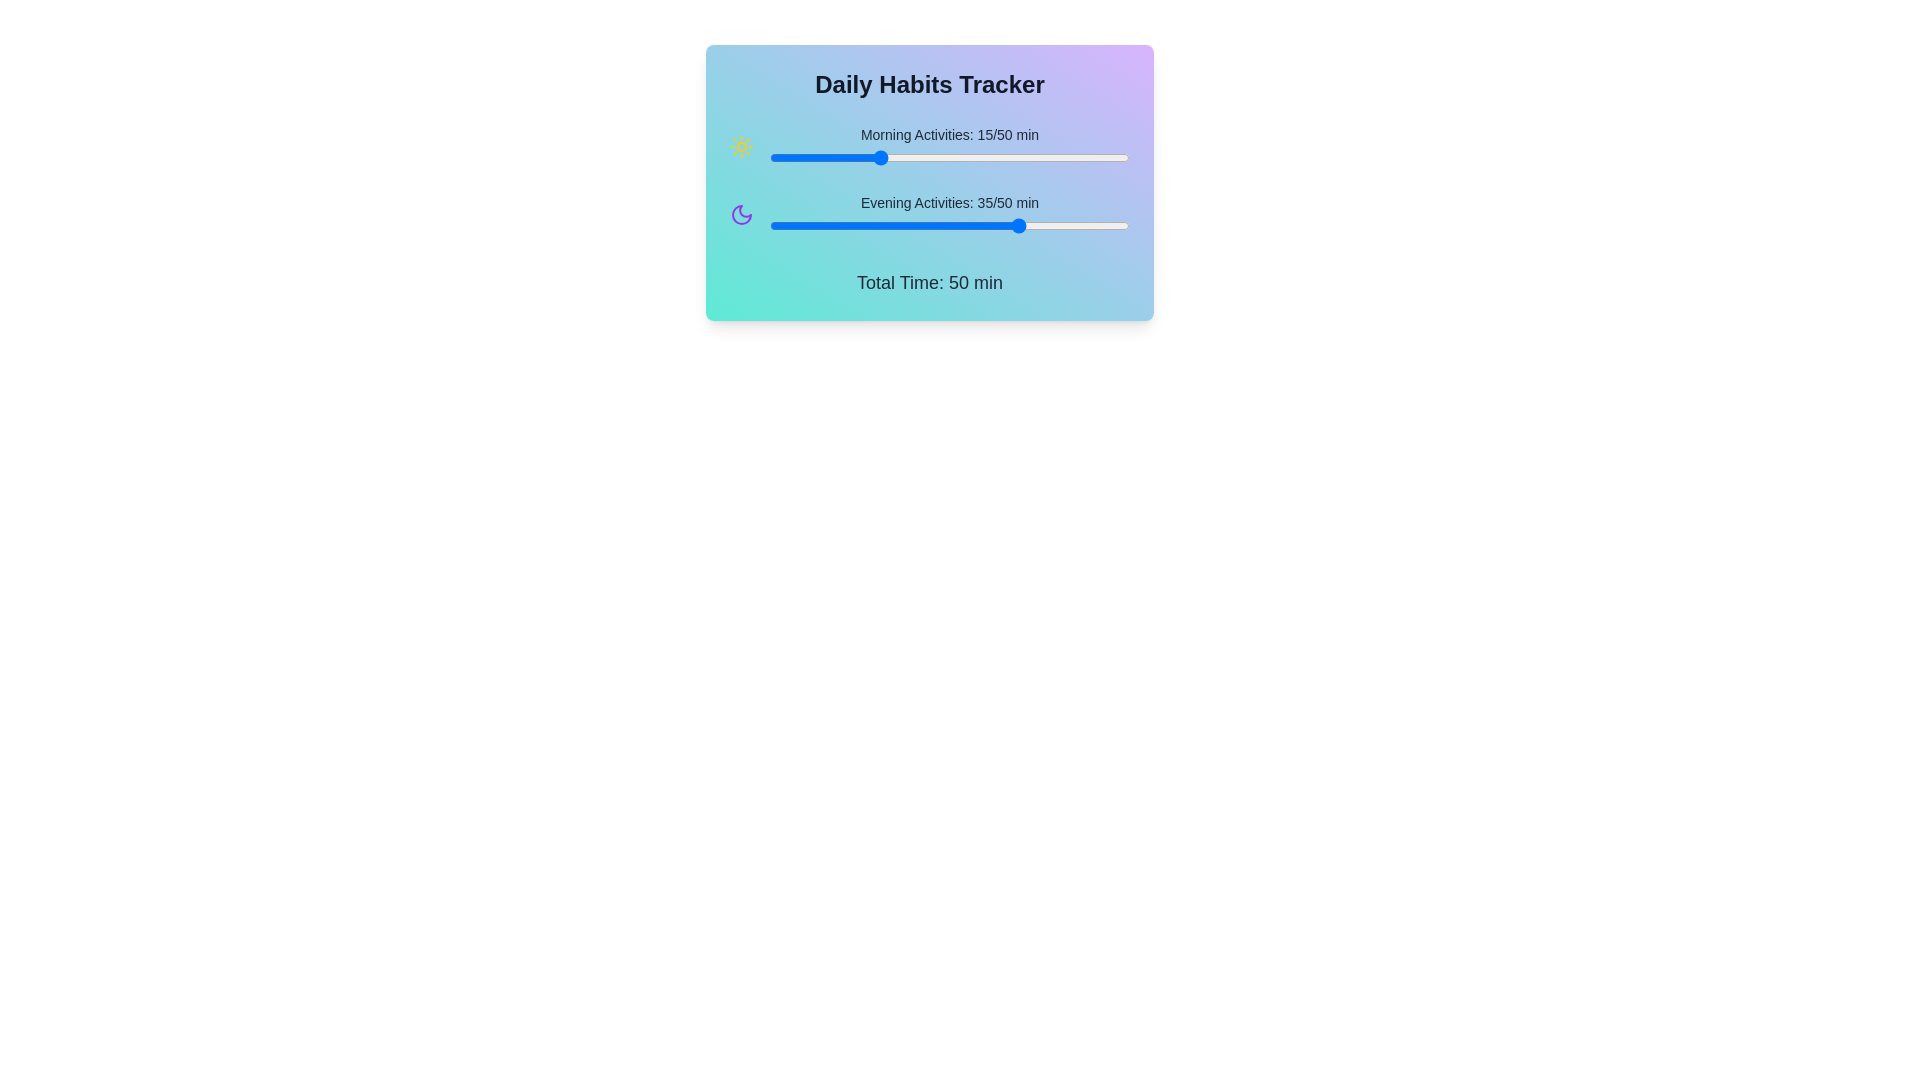 The height and width of the screenshot is (1080, 1920). Describe the element at coordinates (741, 215) in the screenshot. I see `the decorative nighttime icon, which is the second icon from the top in a vertical list, located near the top-left corner of the card, above the blue progress bar for 'Evening Activities'` at that location.